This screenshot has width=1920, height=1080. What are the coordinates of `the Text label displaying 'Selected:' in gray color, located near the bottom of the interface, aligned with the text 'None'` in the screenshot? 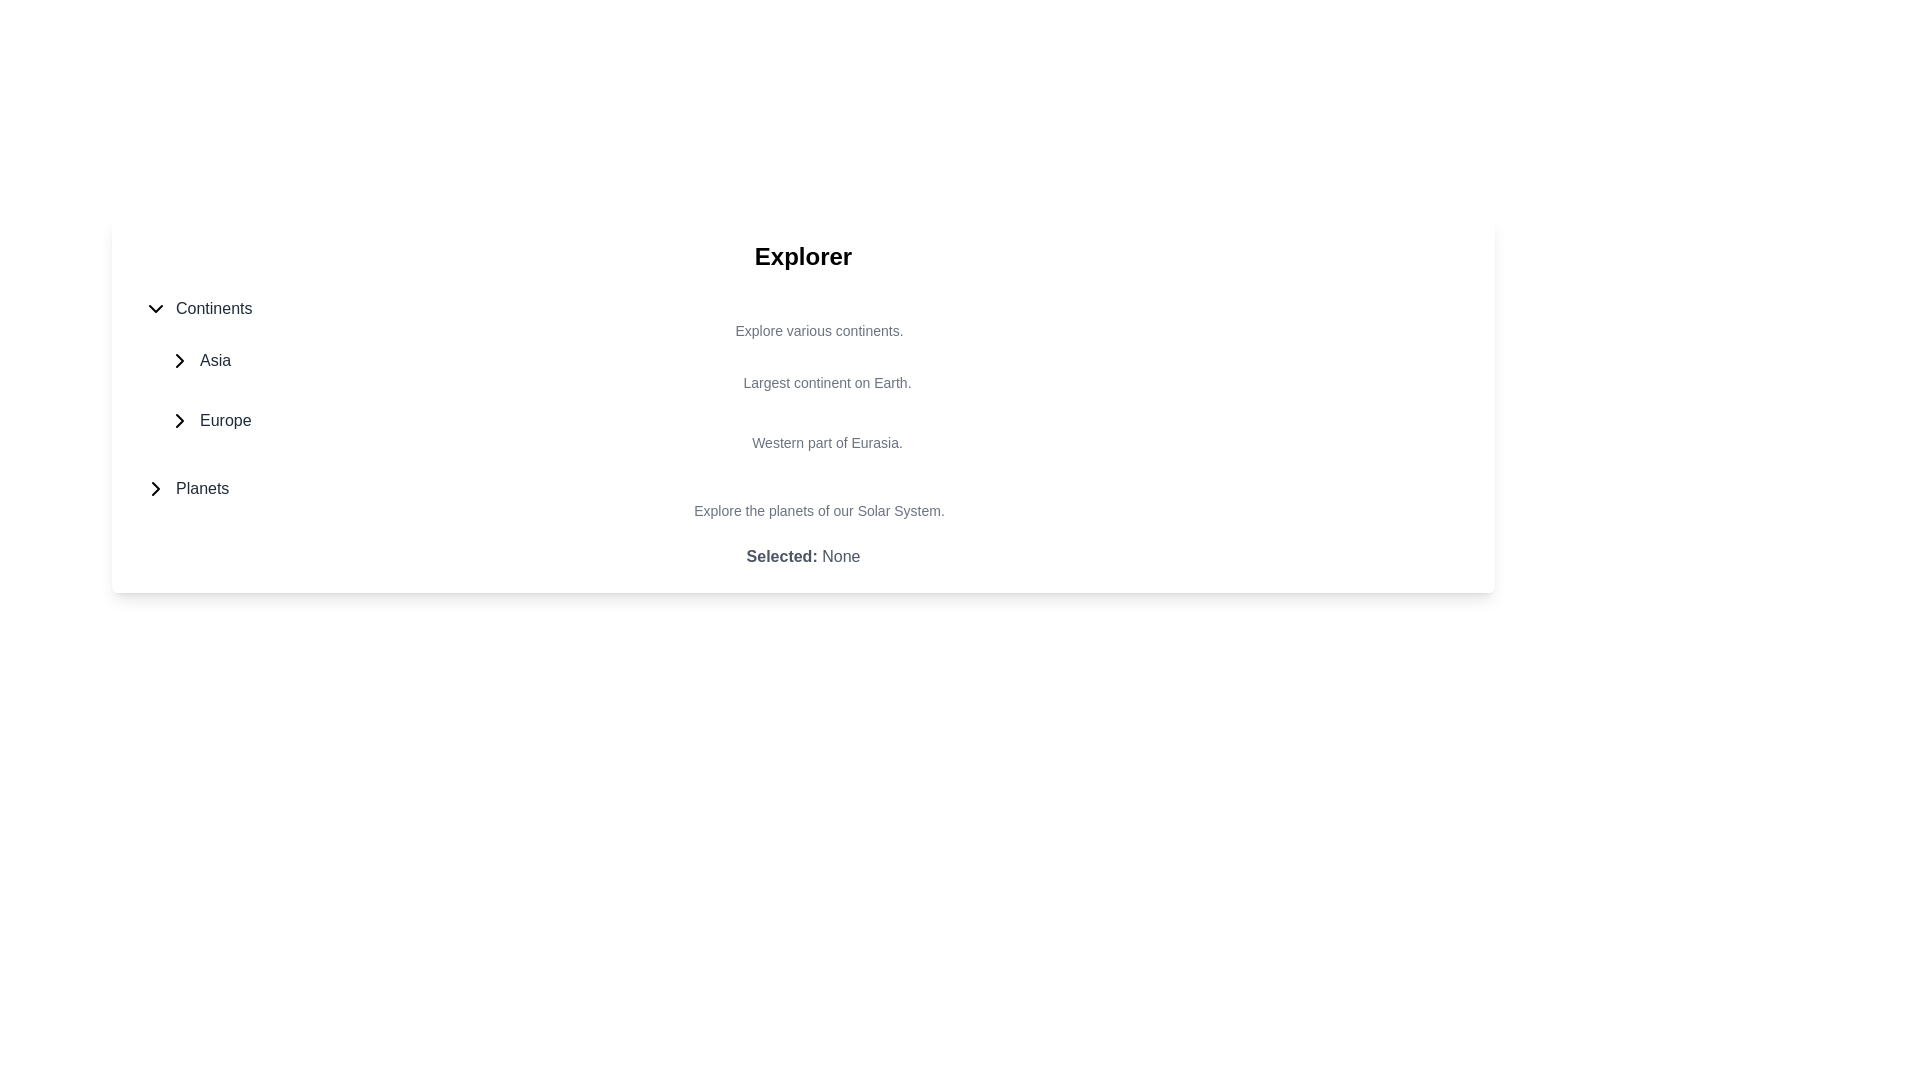 It's located at (781, 556).